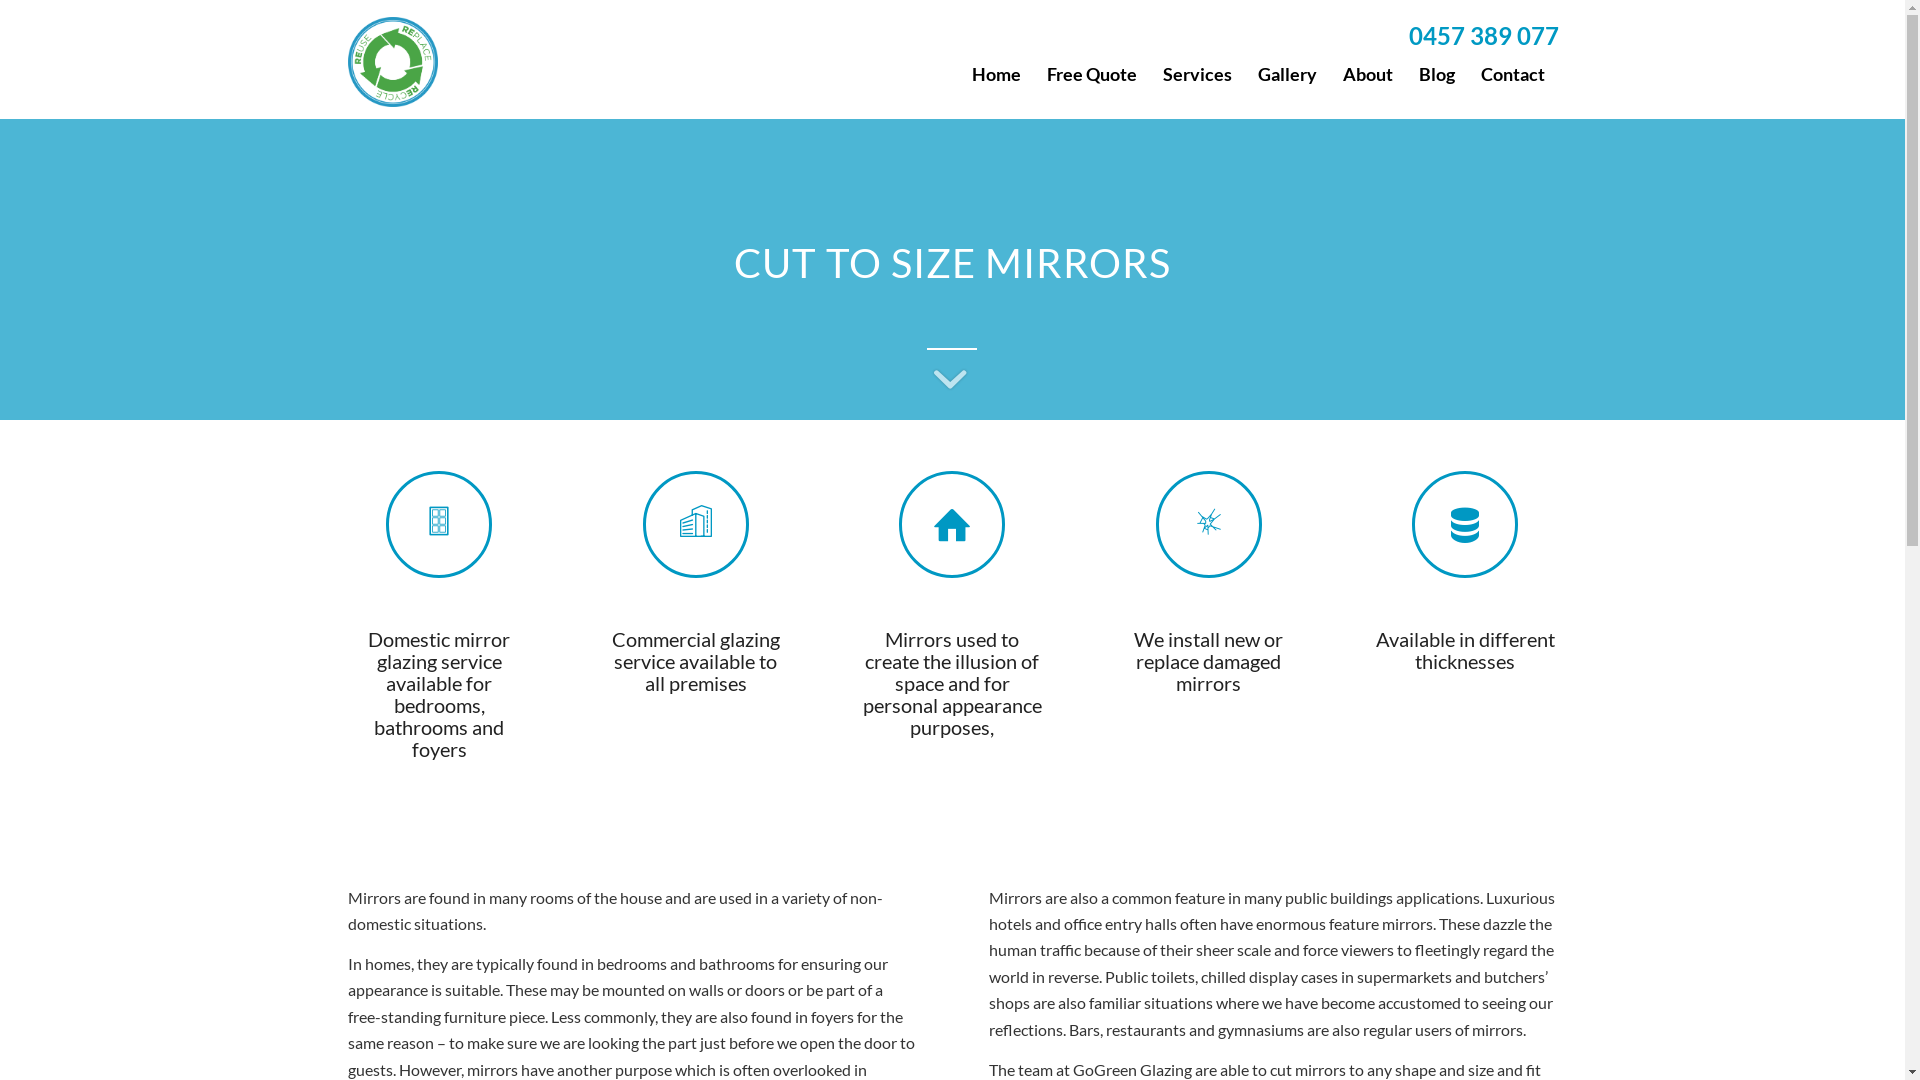 The width and height of the screenshot is (1920, 1080). I want to click on 'Free Quote', so click(1091, 72).